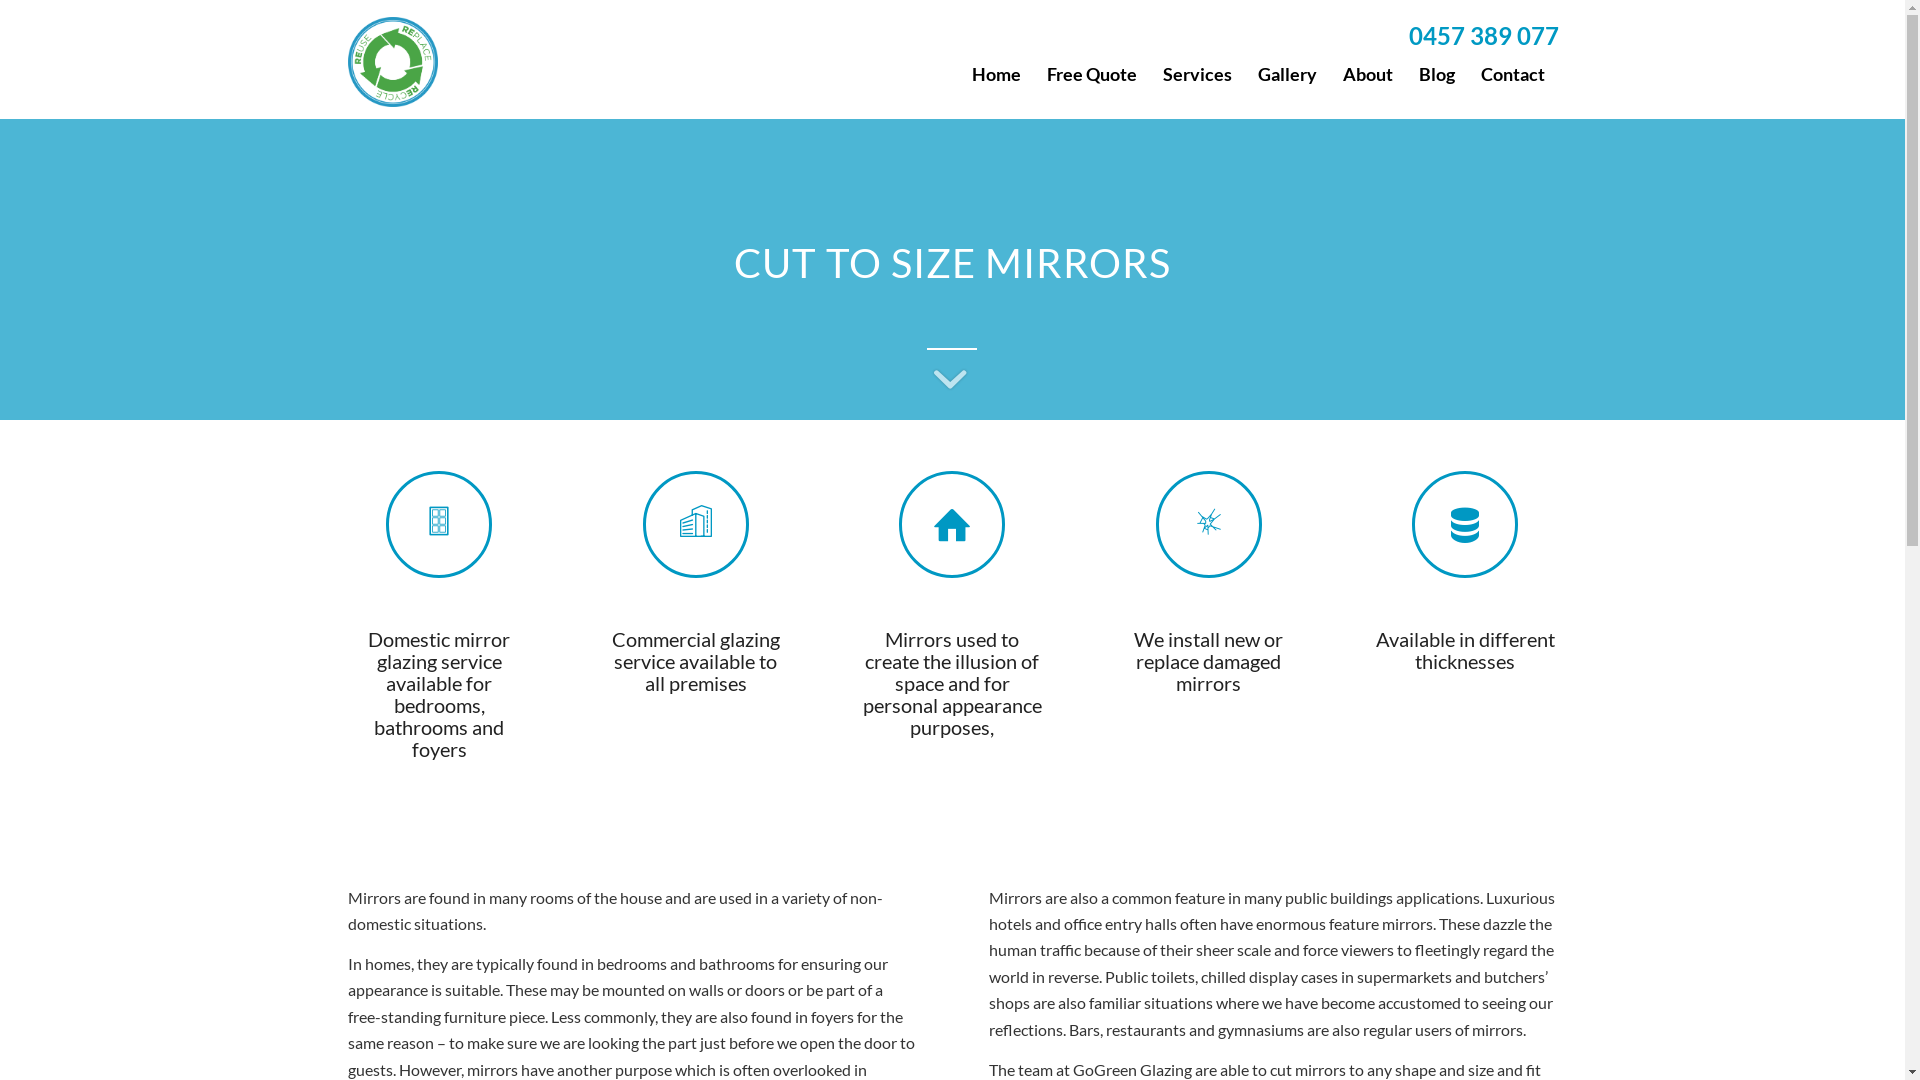 The width and height of the screenshot is (1920, 1080). I want to click on 'Free Quote', so click(1091, 72).